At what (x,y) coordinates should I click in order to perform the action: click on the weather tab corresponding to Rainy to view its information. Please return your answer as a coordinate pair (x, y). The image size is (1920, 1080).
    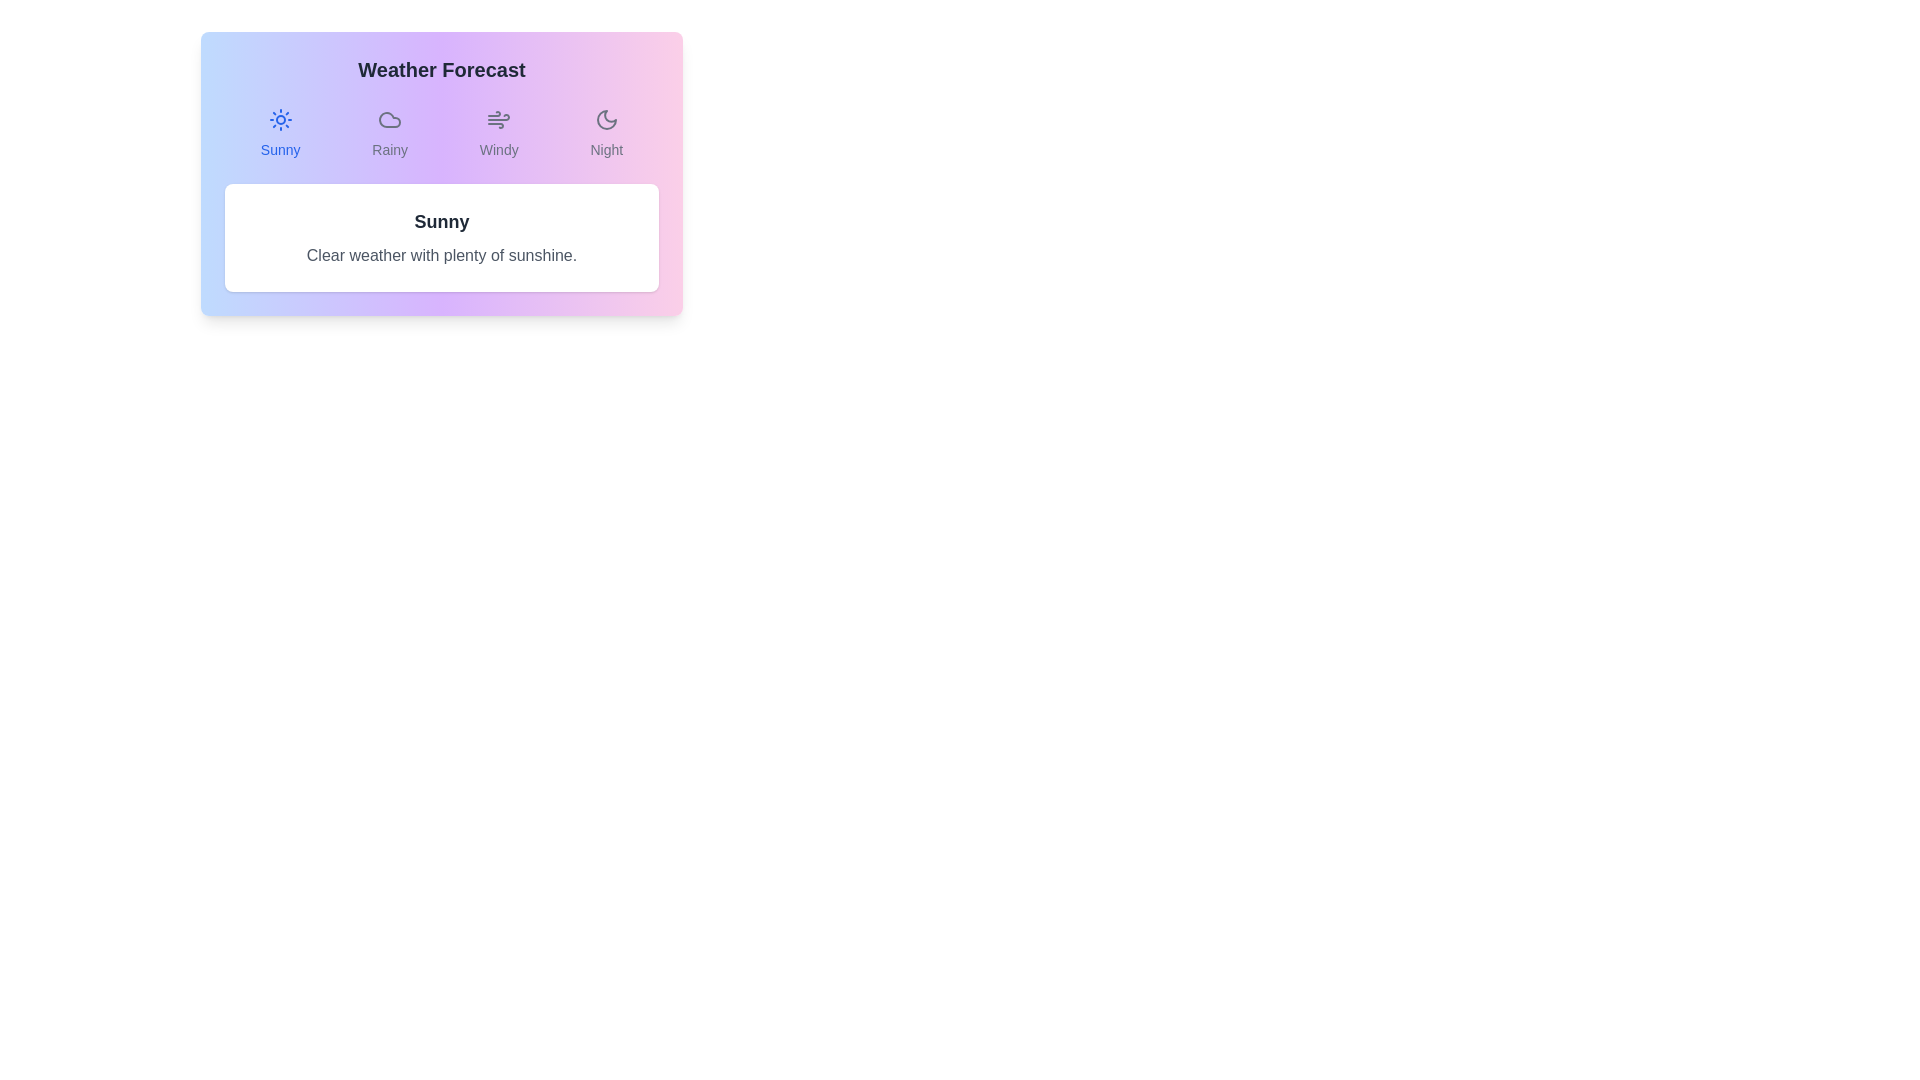
    Looking at the image, I should click on (389, 134).